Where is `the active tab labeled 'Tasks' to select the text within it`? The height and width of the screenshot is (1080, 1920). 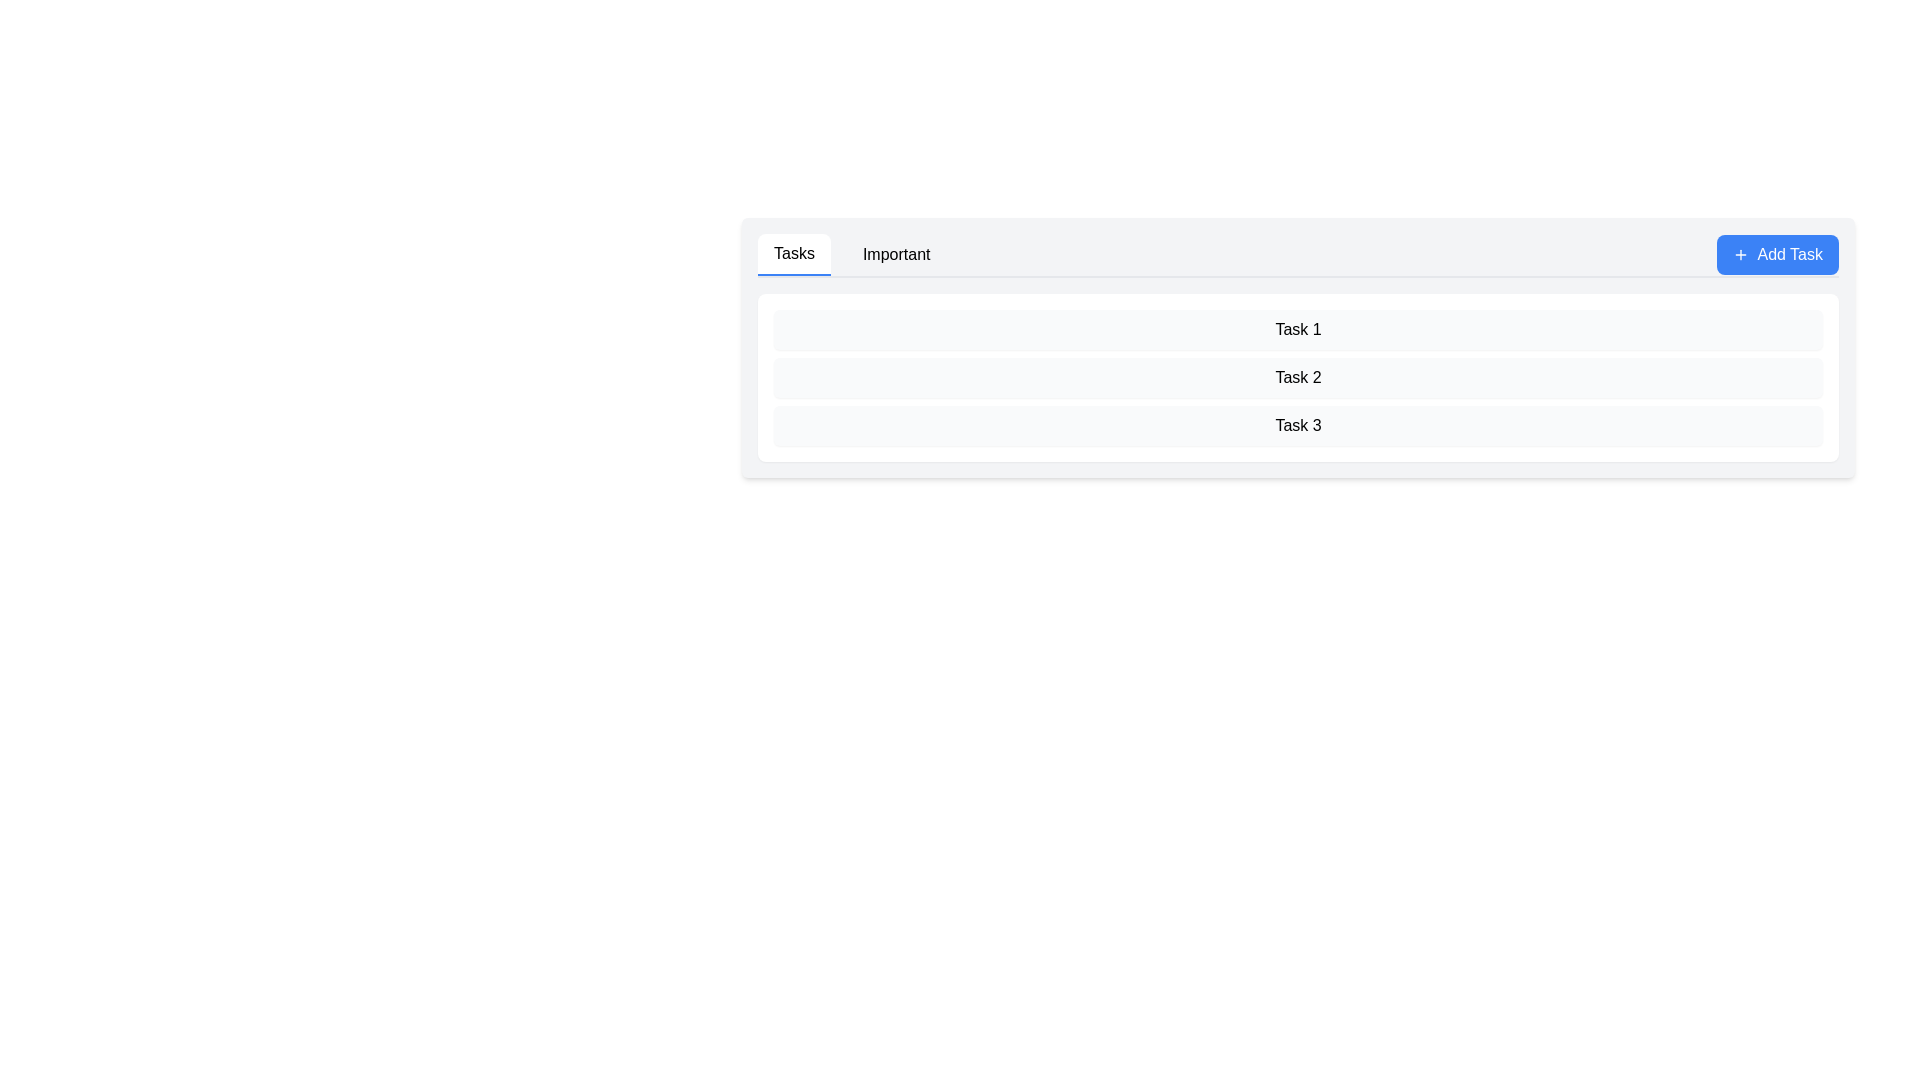 the active tab labeled 'Tasks' to select the text within it is located at coordinates (793, 253).